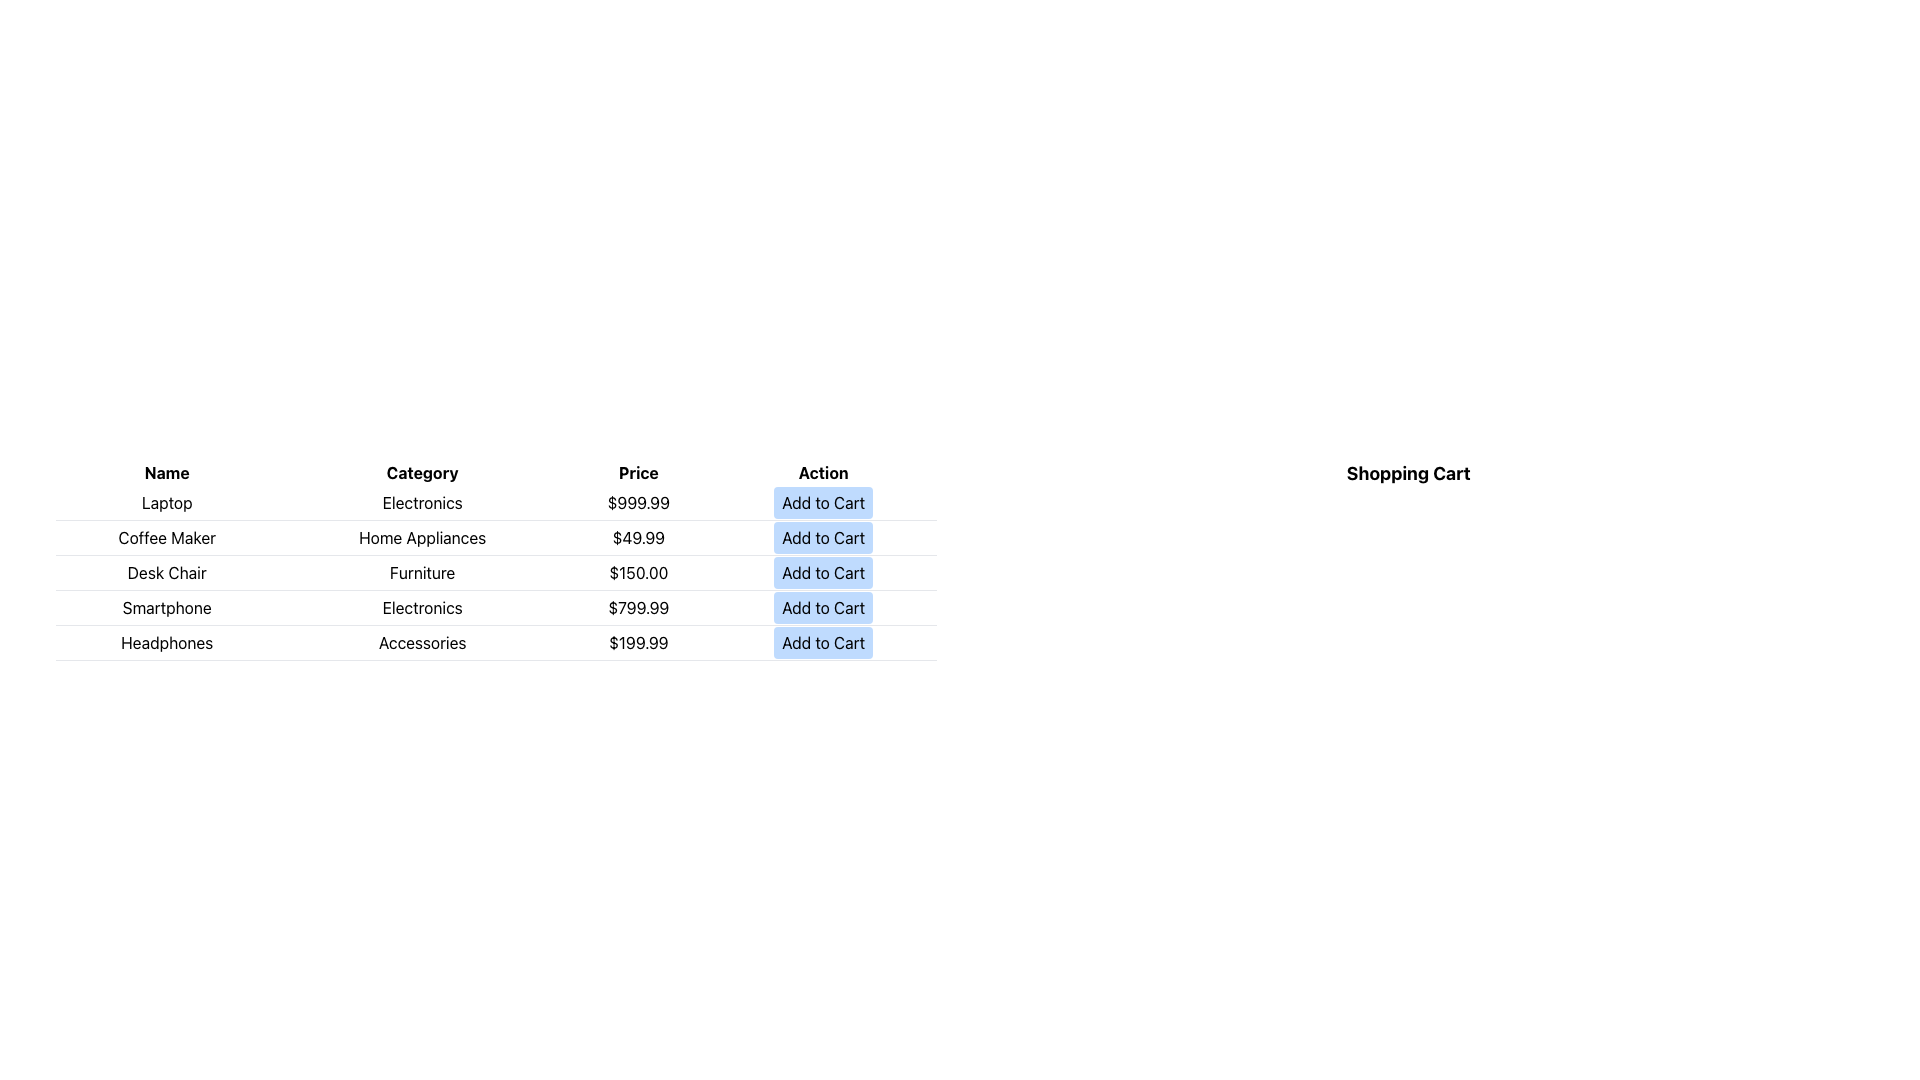 This screenshot has height=1080, width=1920. What do you see at coordinates (637, 502) in the screenshot?
I see `price displayed in the static text label located in the third column of the table, which is positioned between the 'Electronics' category label and the 'Add to Cart' button` at bounding box center [637, 502].